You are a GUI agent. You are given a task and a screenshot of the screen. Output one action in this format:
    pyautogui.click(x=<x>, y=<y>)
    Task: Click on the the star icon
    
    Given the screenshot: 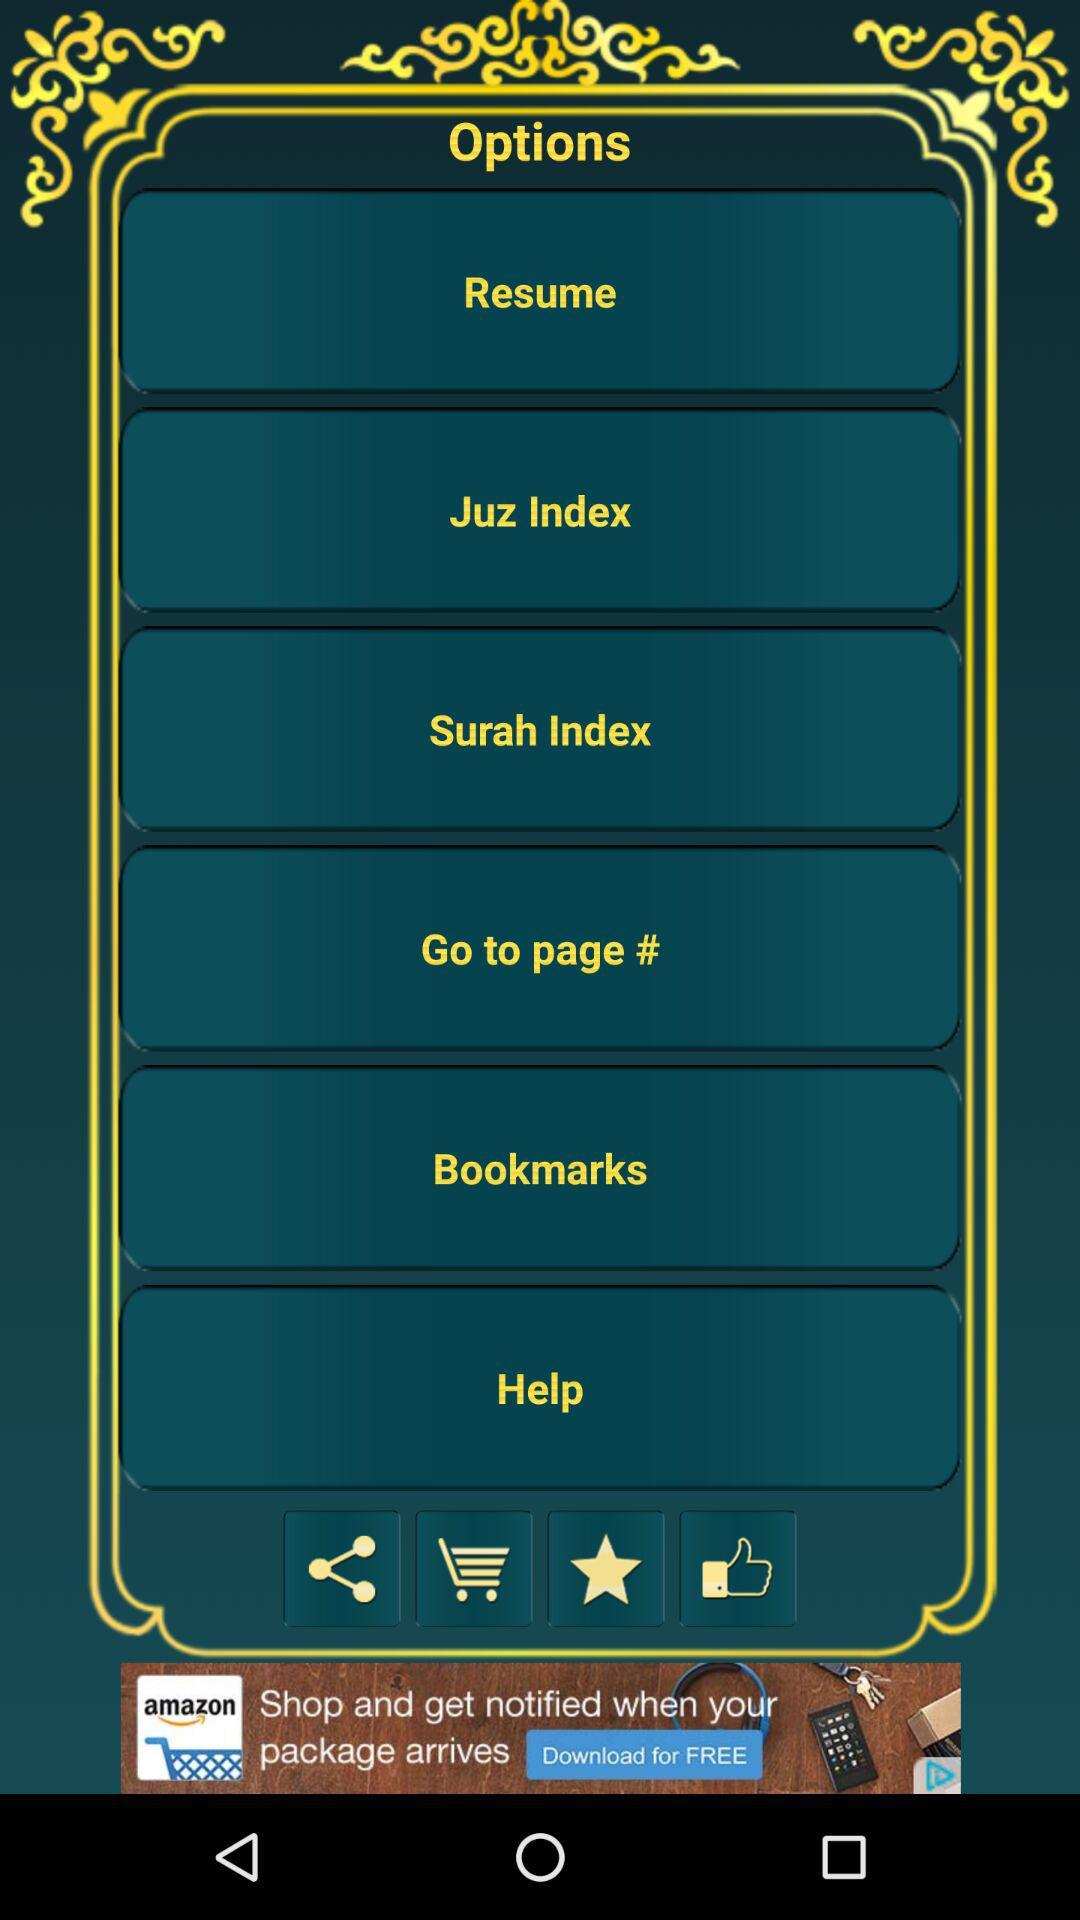 What is the action you would take?
    pyautogui.click(x=604, y=1679)
    